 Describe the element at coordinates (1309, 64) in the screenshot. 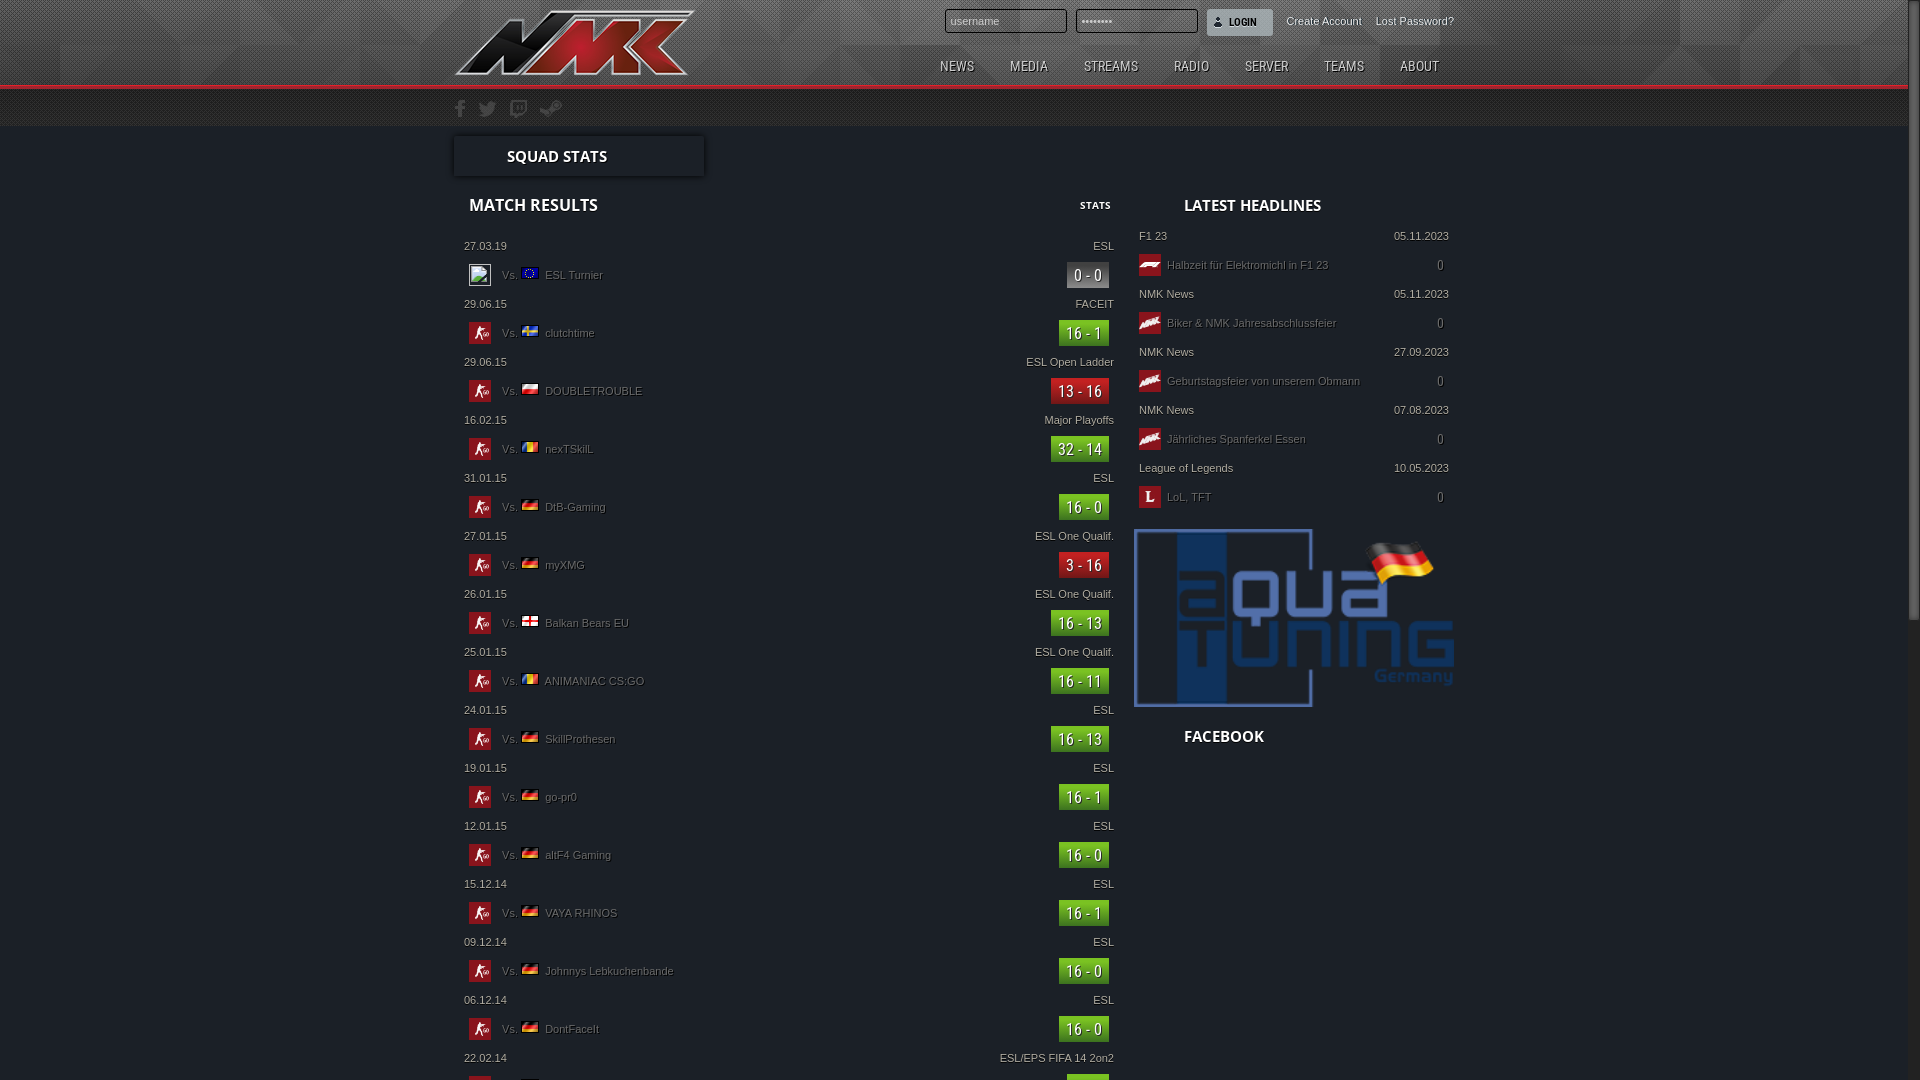

I see `'TEAMS'` at that location.